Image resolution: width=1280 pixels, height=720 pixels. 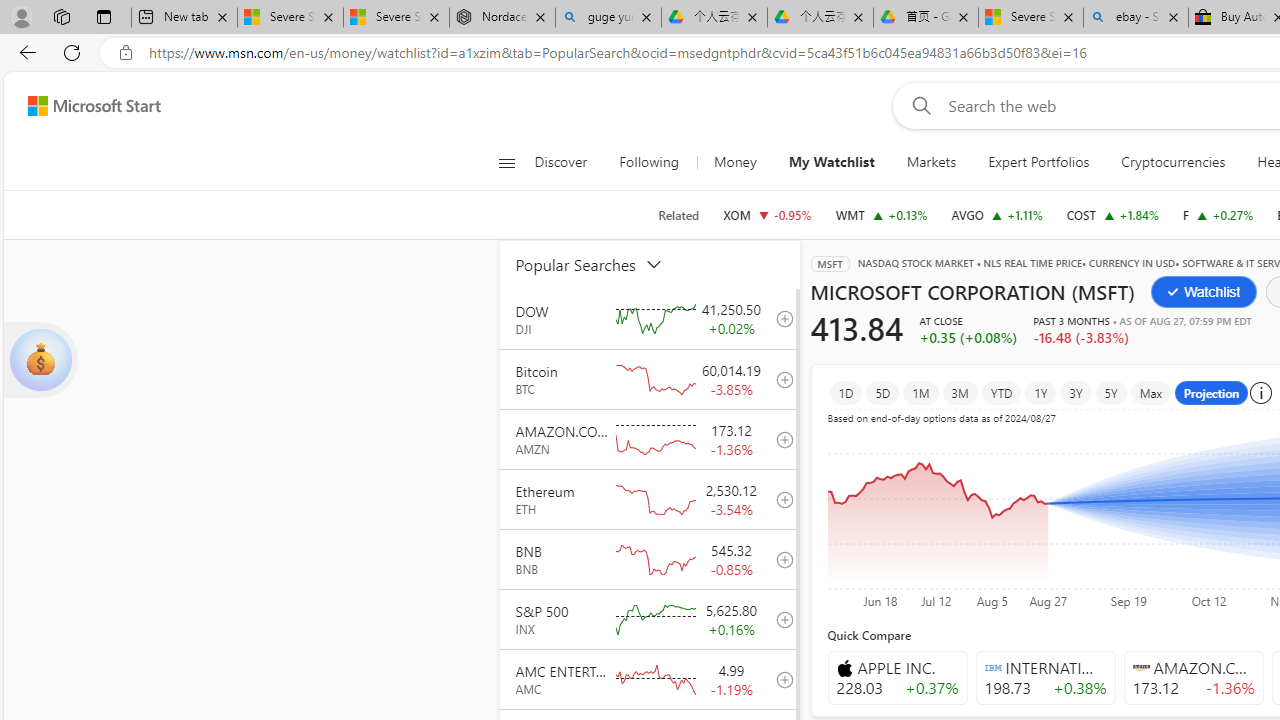 What do you see at coordinates (24, 51) in the screenshot?
I see `'Back'` at bounding box center [24, 51].